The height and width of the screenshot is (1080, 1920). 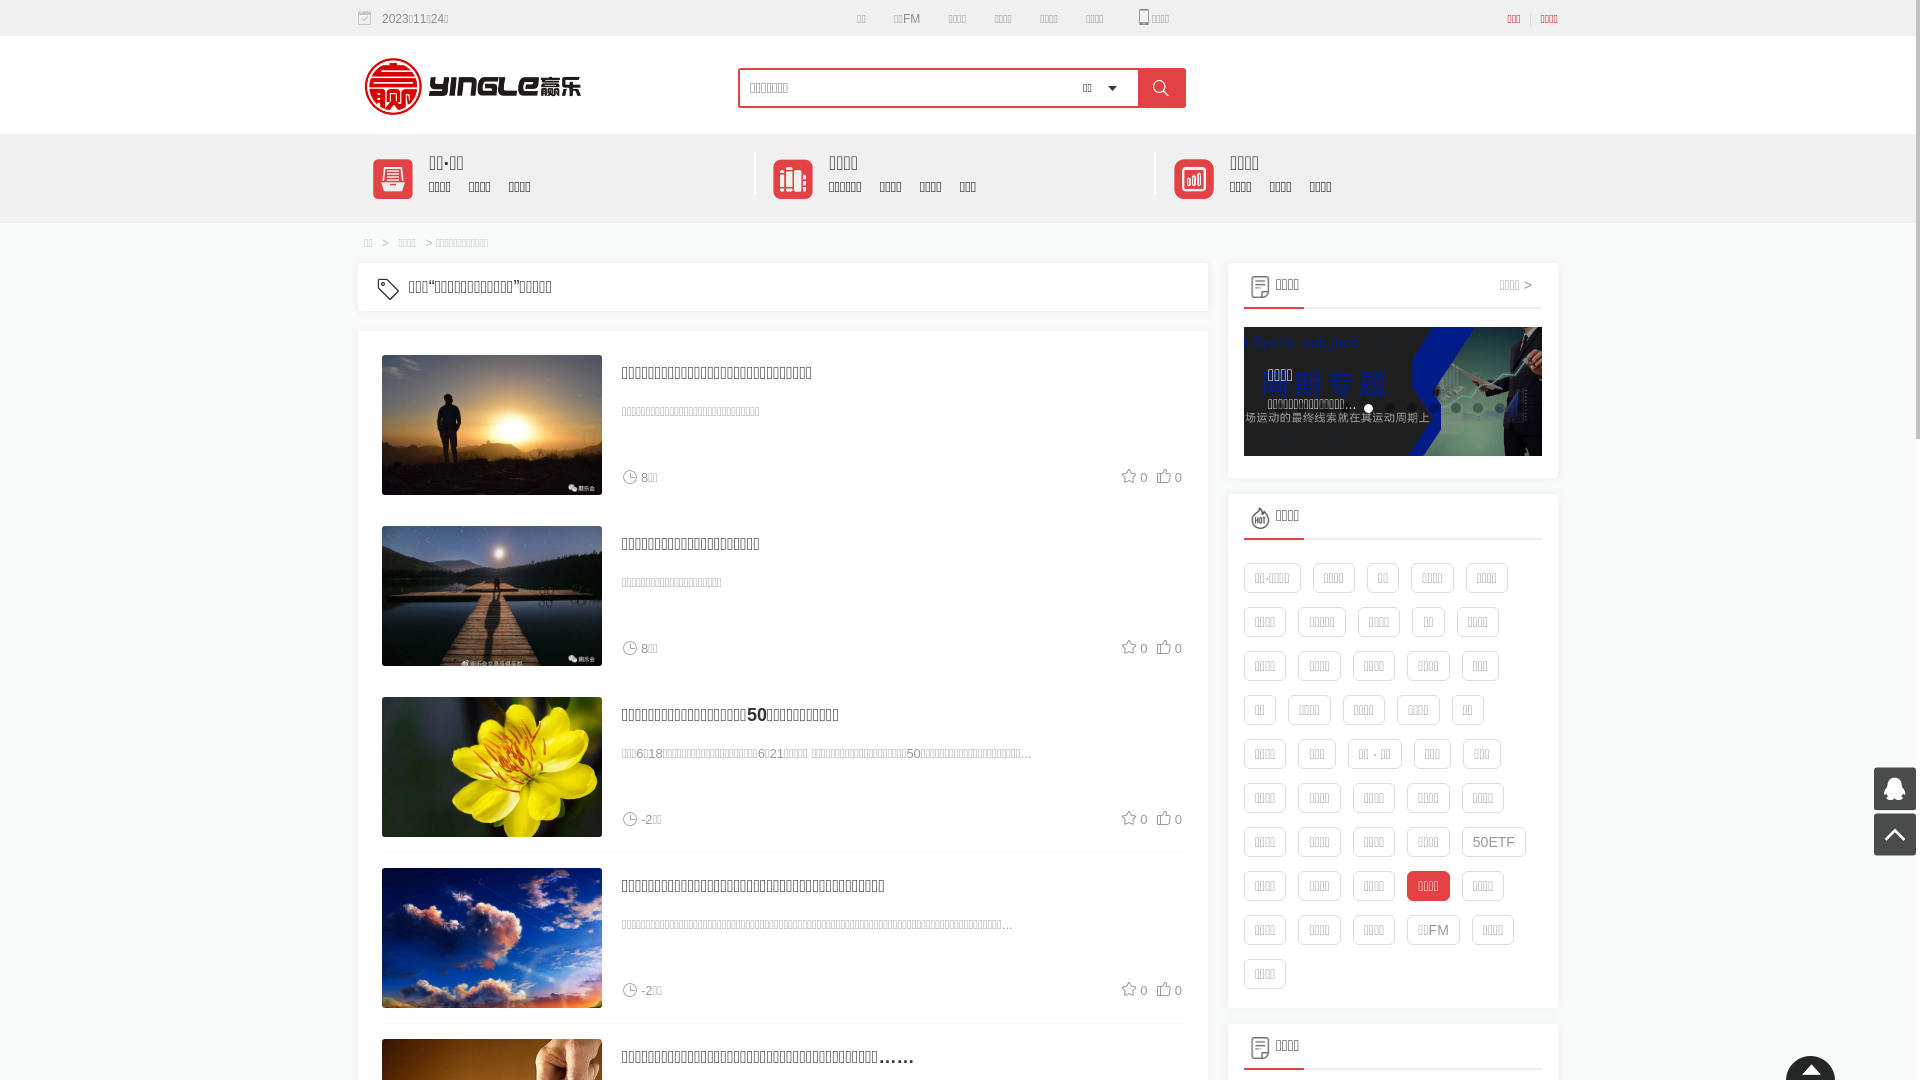 What do you see at coordinates (1389, 407) in the screenshot?
I see `'6'` at bounding box center [1389, 407].